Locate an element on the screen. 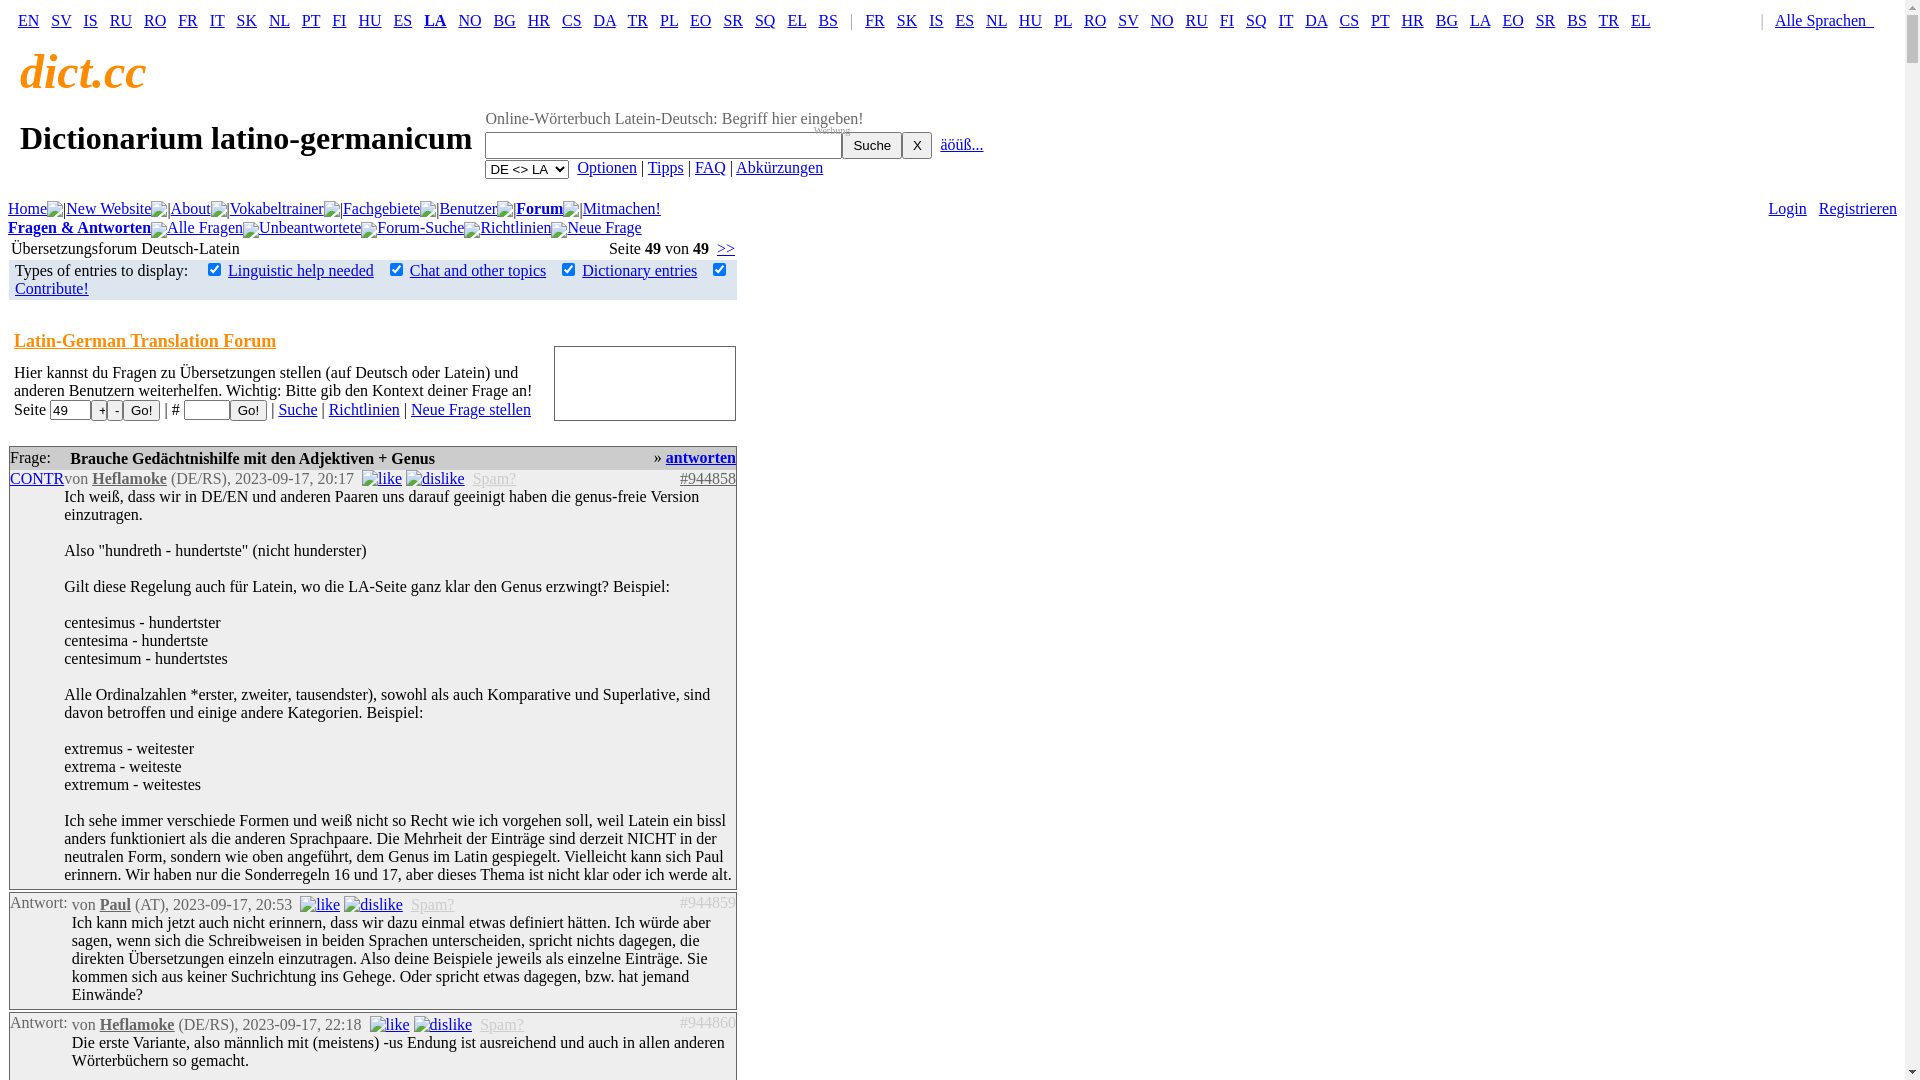 Image resolution: width=1920 pixels, height=1080 pixels. 'Forum-Suche' is located at coordinates (419, 226).